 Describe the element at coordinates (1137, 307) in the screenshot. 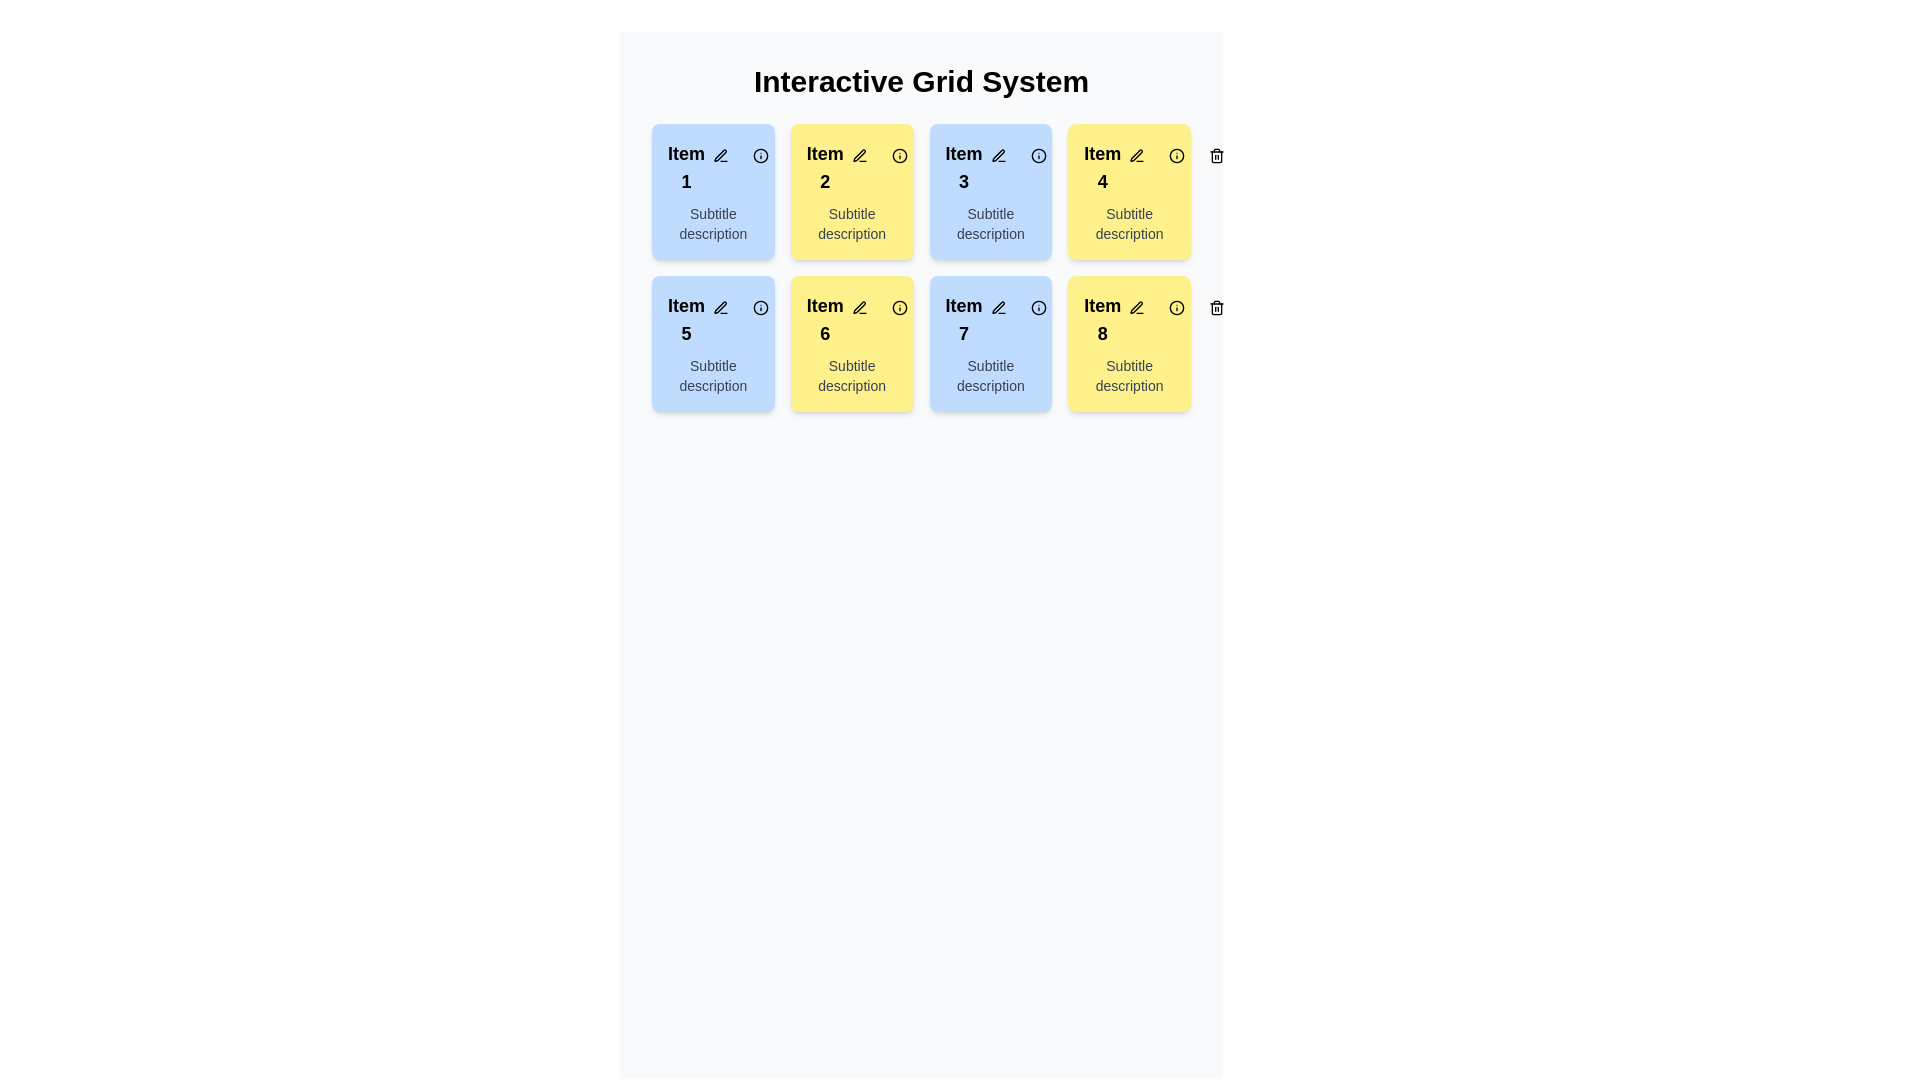

I see `the edit icon button located in the top-right corner of the grid item labeled 'Item 8'` at that location.